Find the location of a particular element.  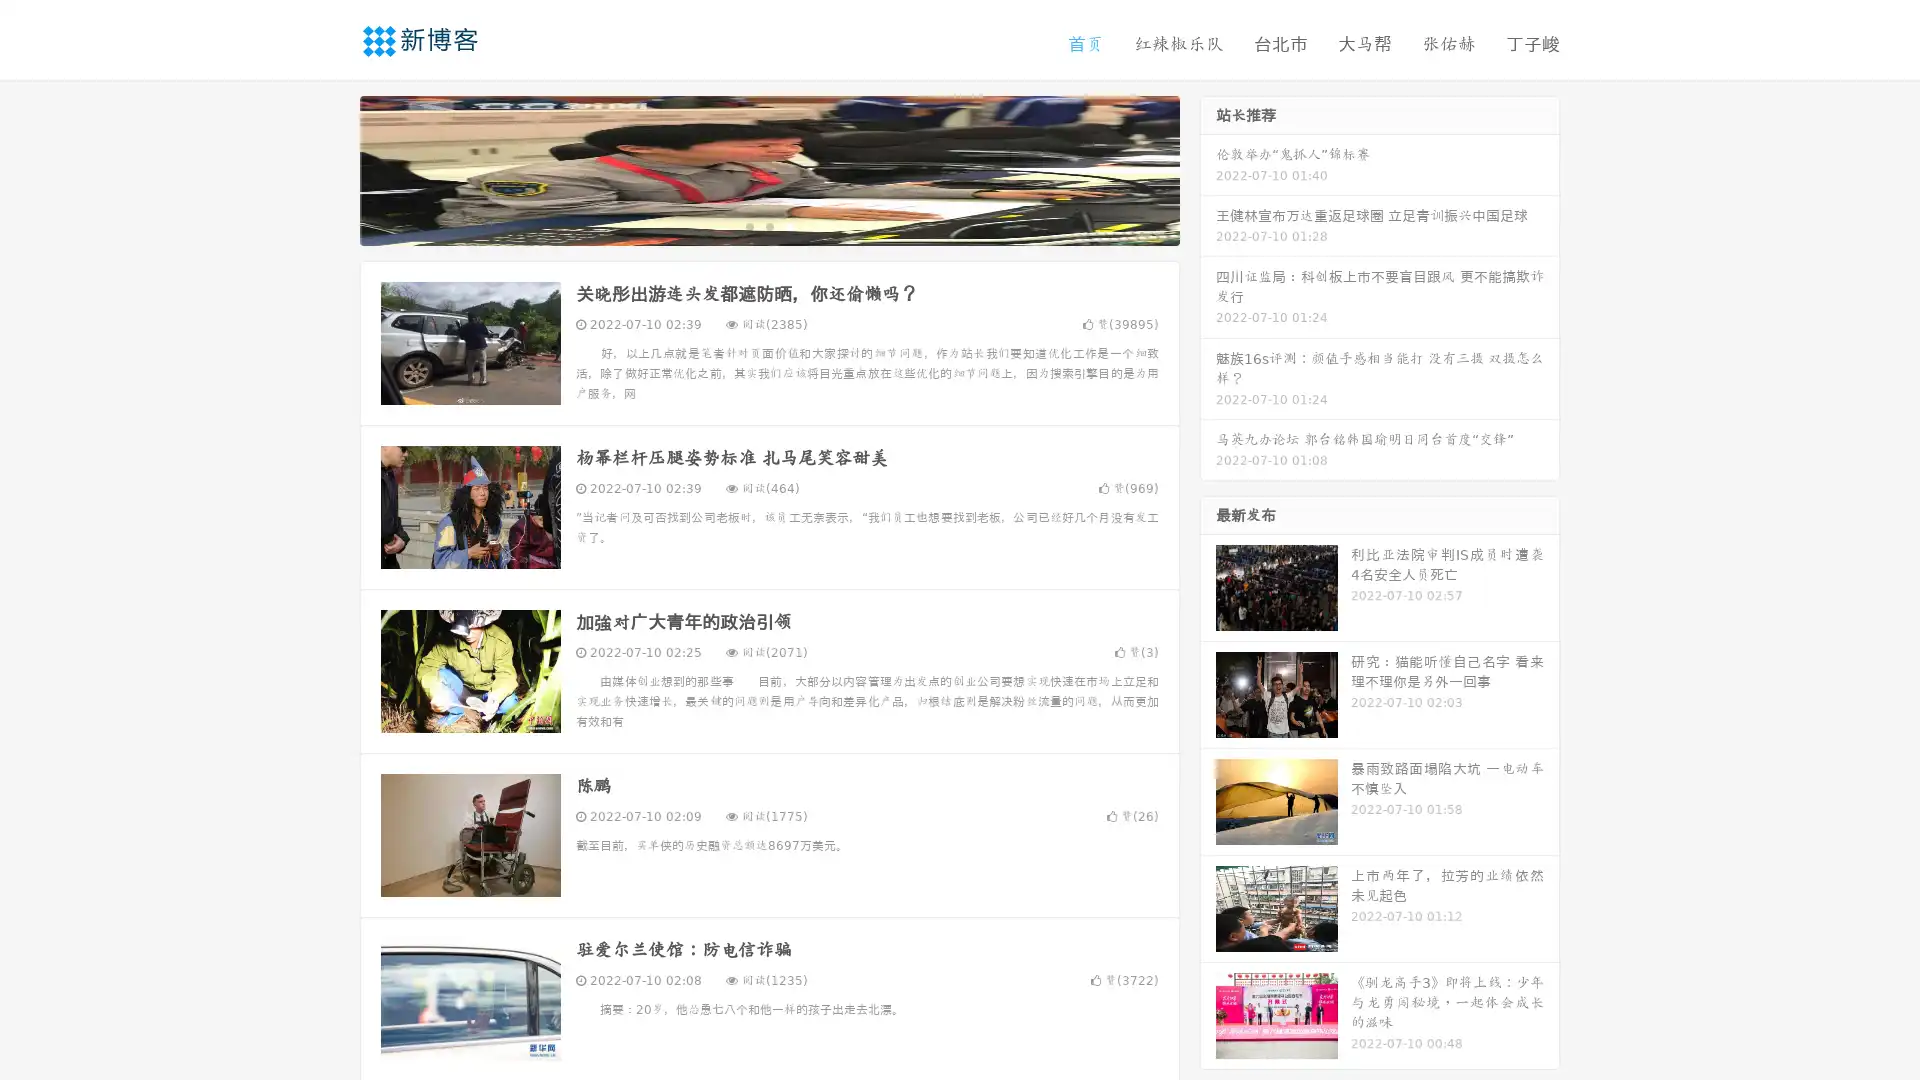

Go to slide 2 is located at coordinates (768, 225).